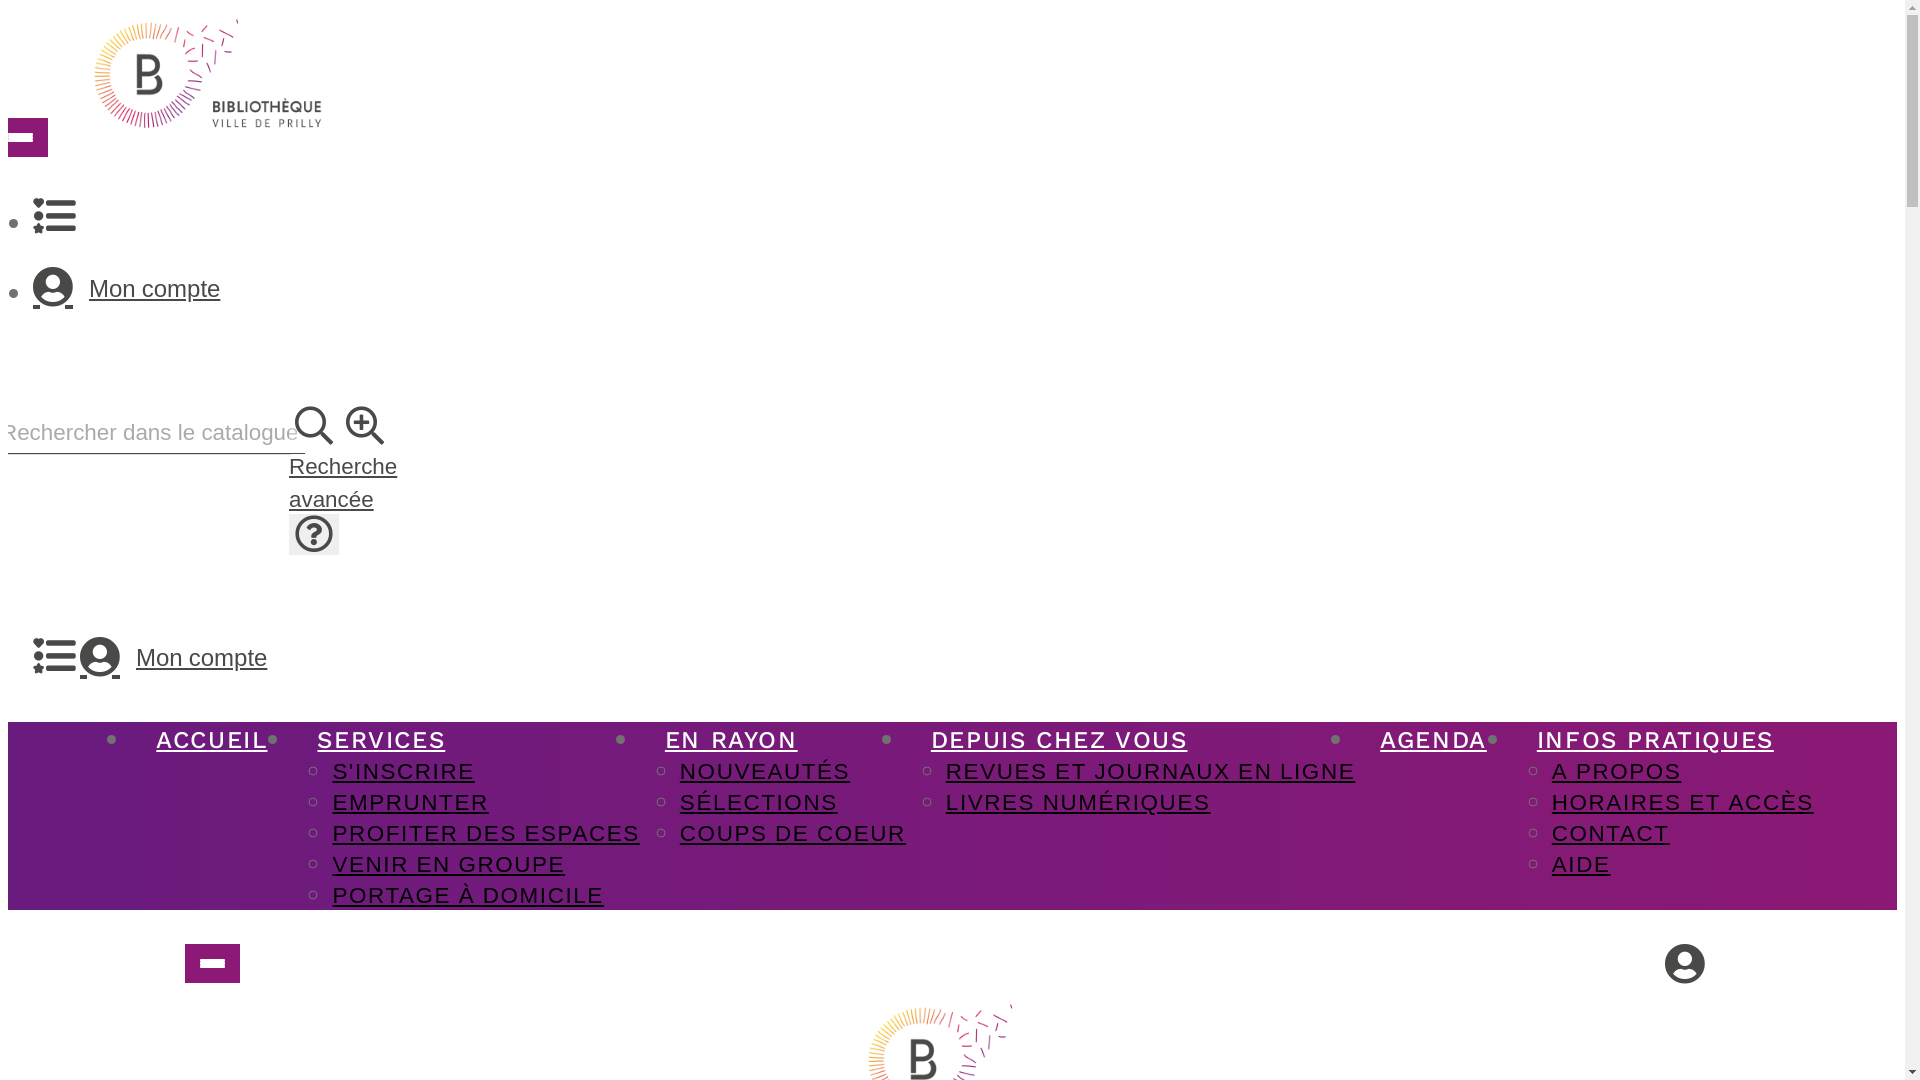 This screenshot has height=1080, width=1920. I want to click on 'Lancer la recherche', so click(313, 425).